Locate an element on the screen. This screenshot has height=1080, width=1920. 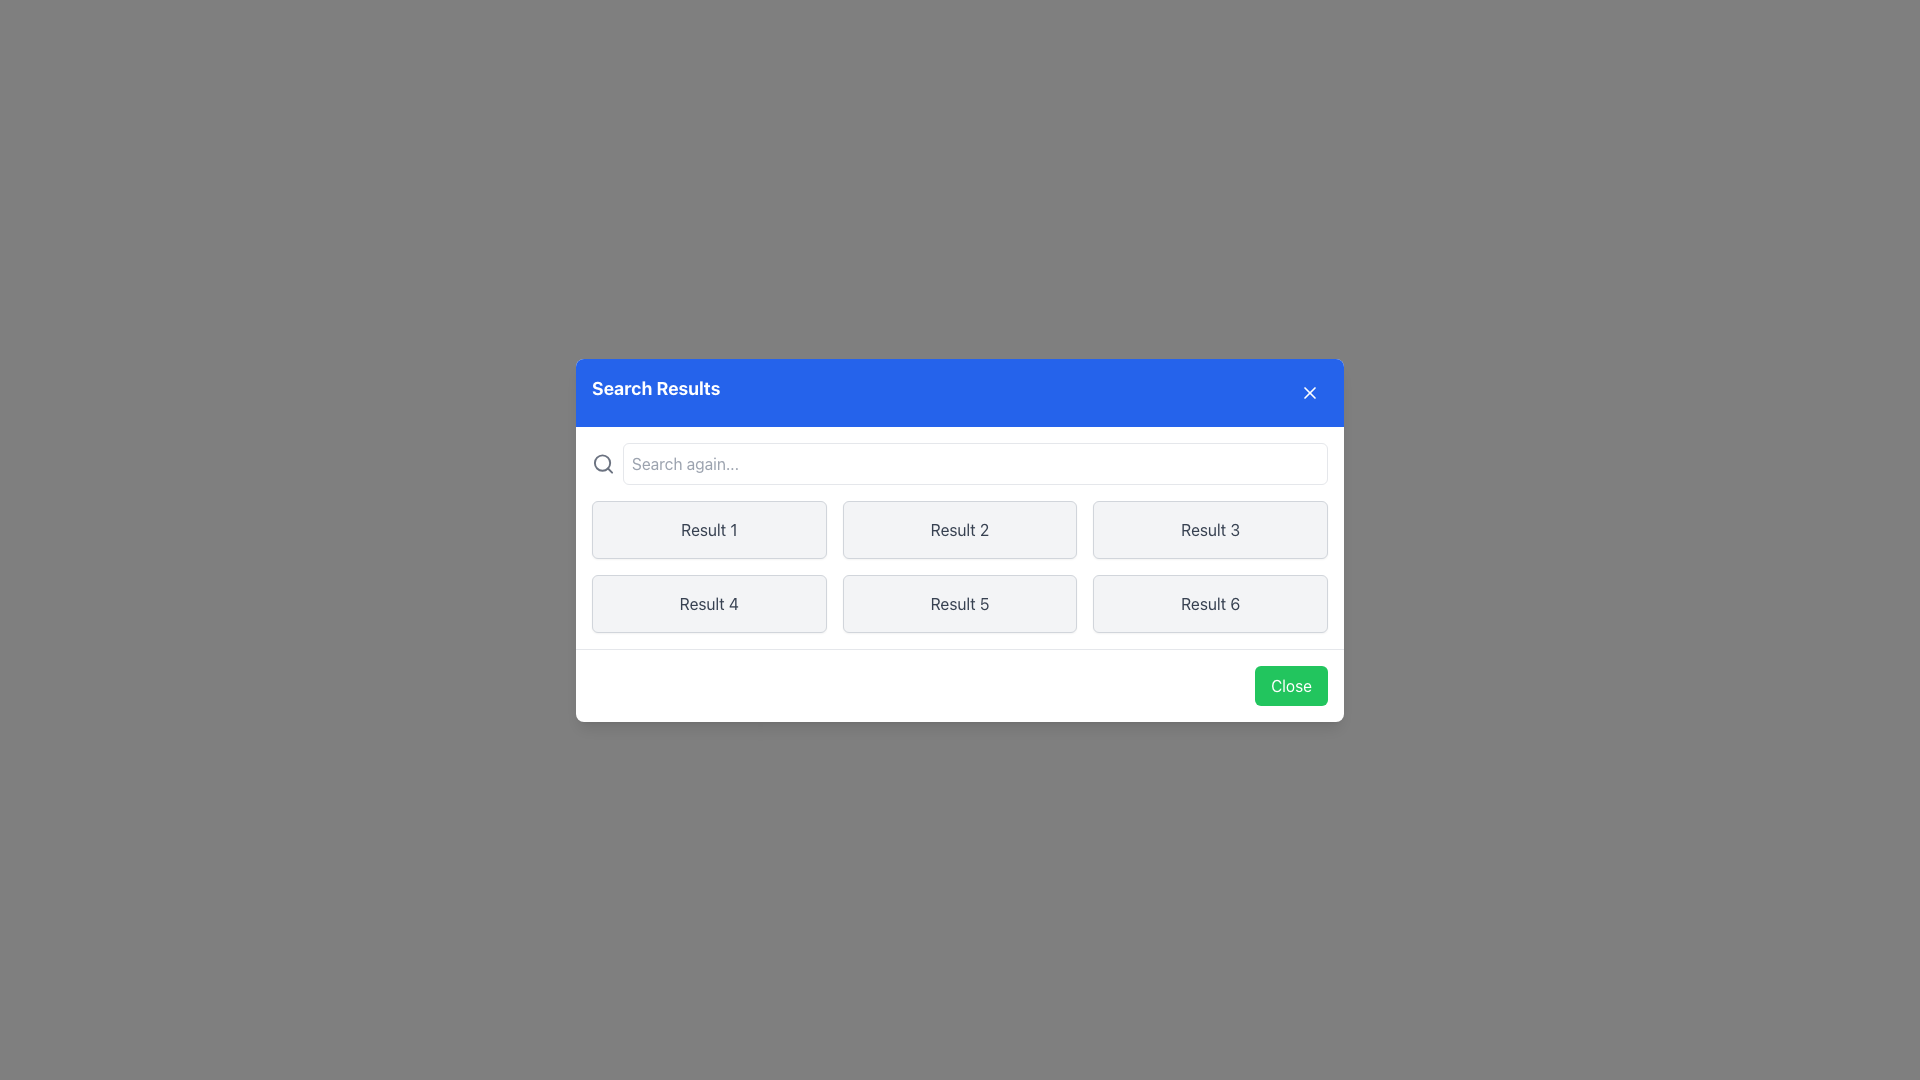
the close button located in the bottom-right corner of the modal is located at coordinates (1291, 684).